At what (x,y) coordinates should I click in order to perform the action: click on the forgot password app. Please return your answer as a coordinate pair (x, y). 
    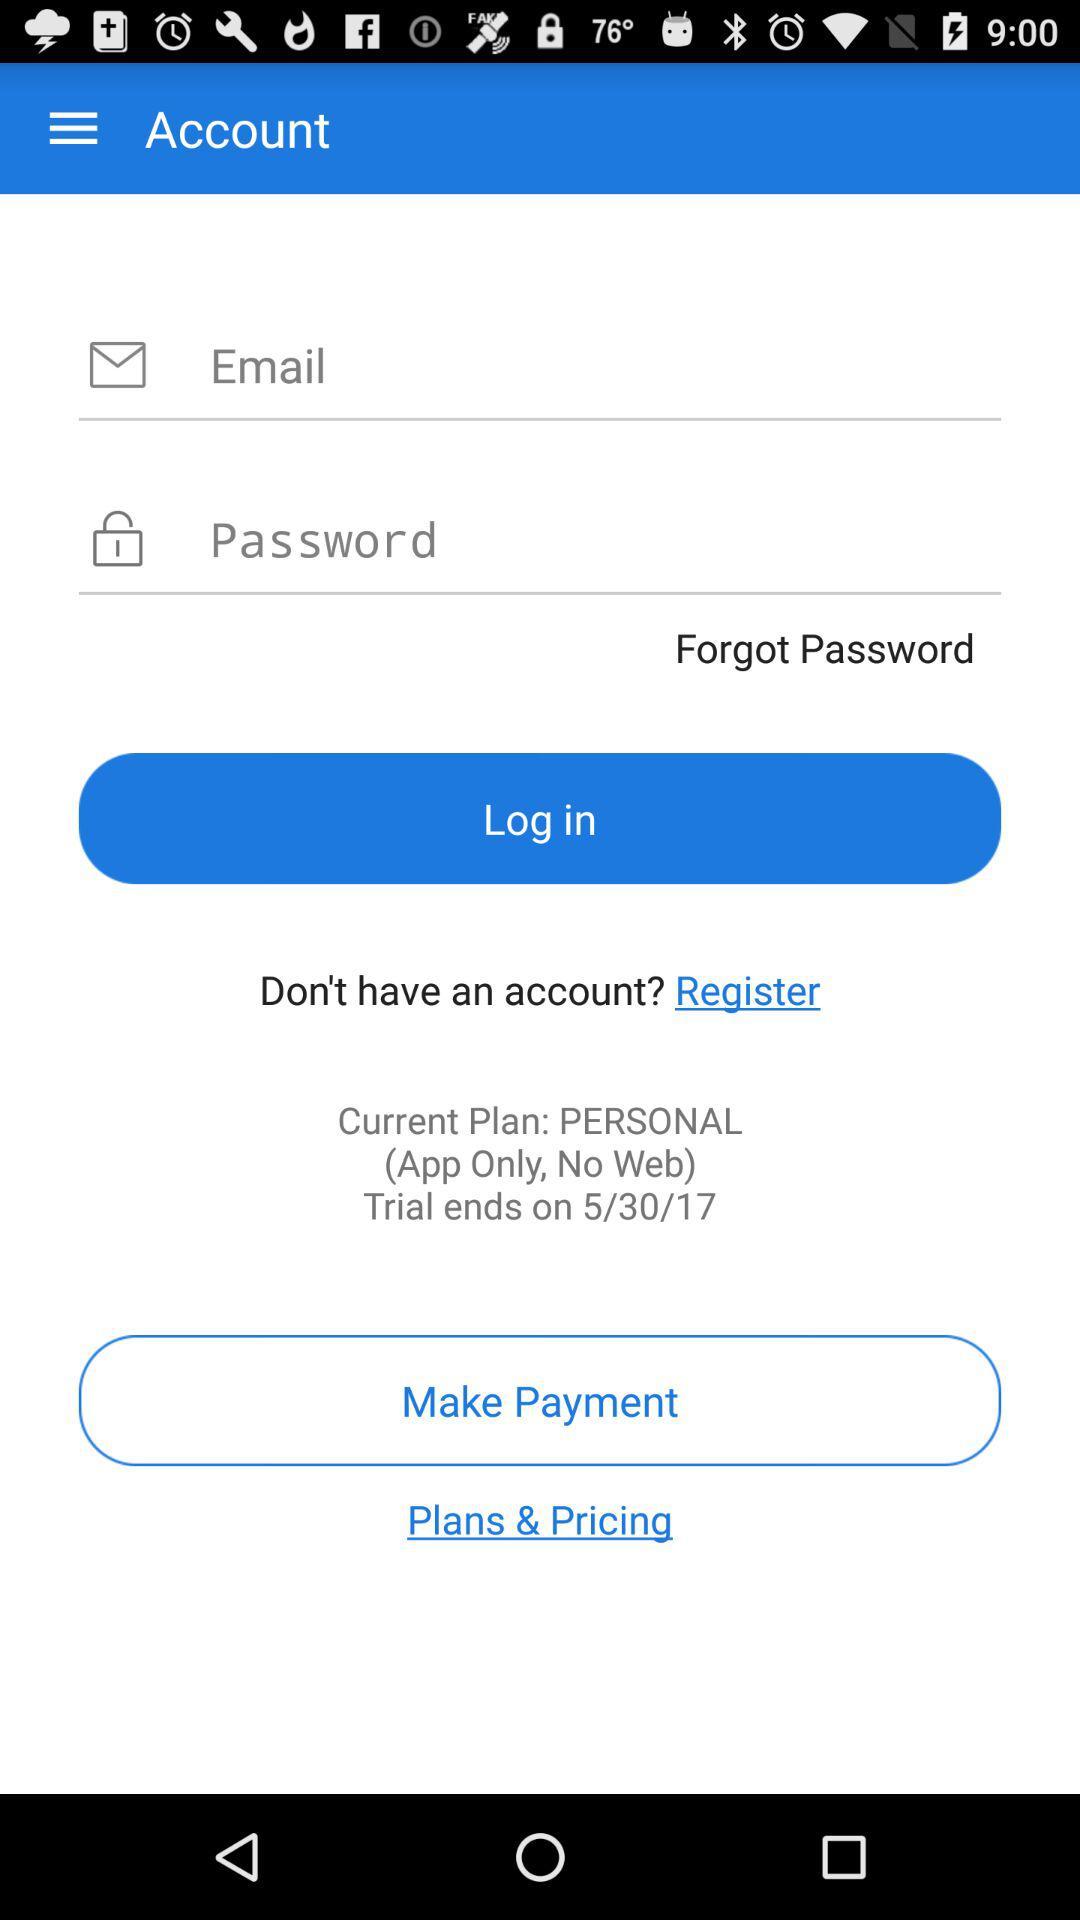
    Looking at the image, I should click on (540, 647).